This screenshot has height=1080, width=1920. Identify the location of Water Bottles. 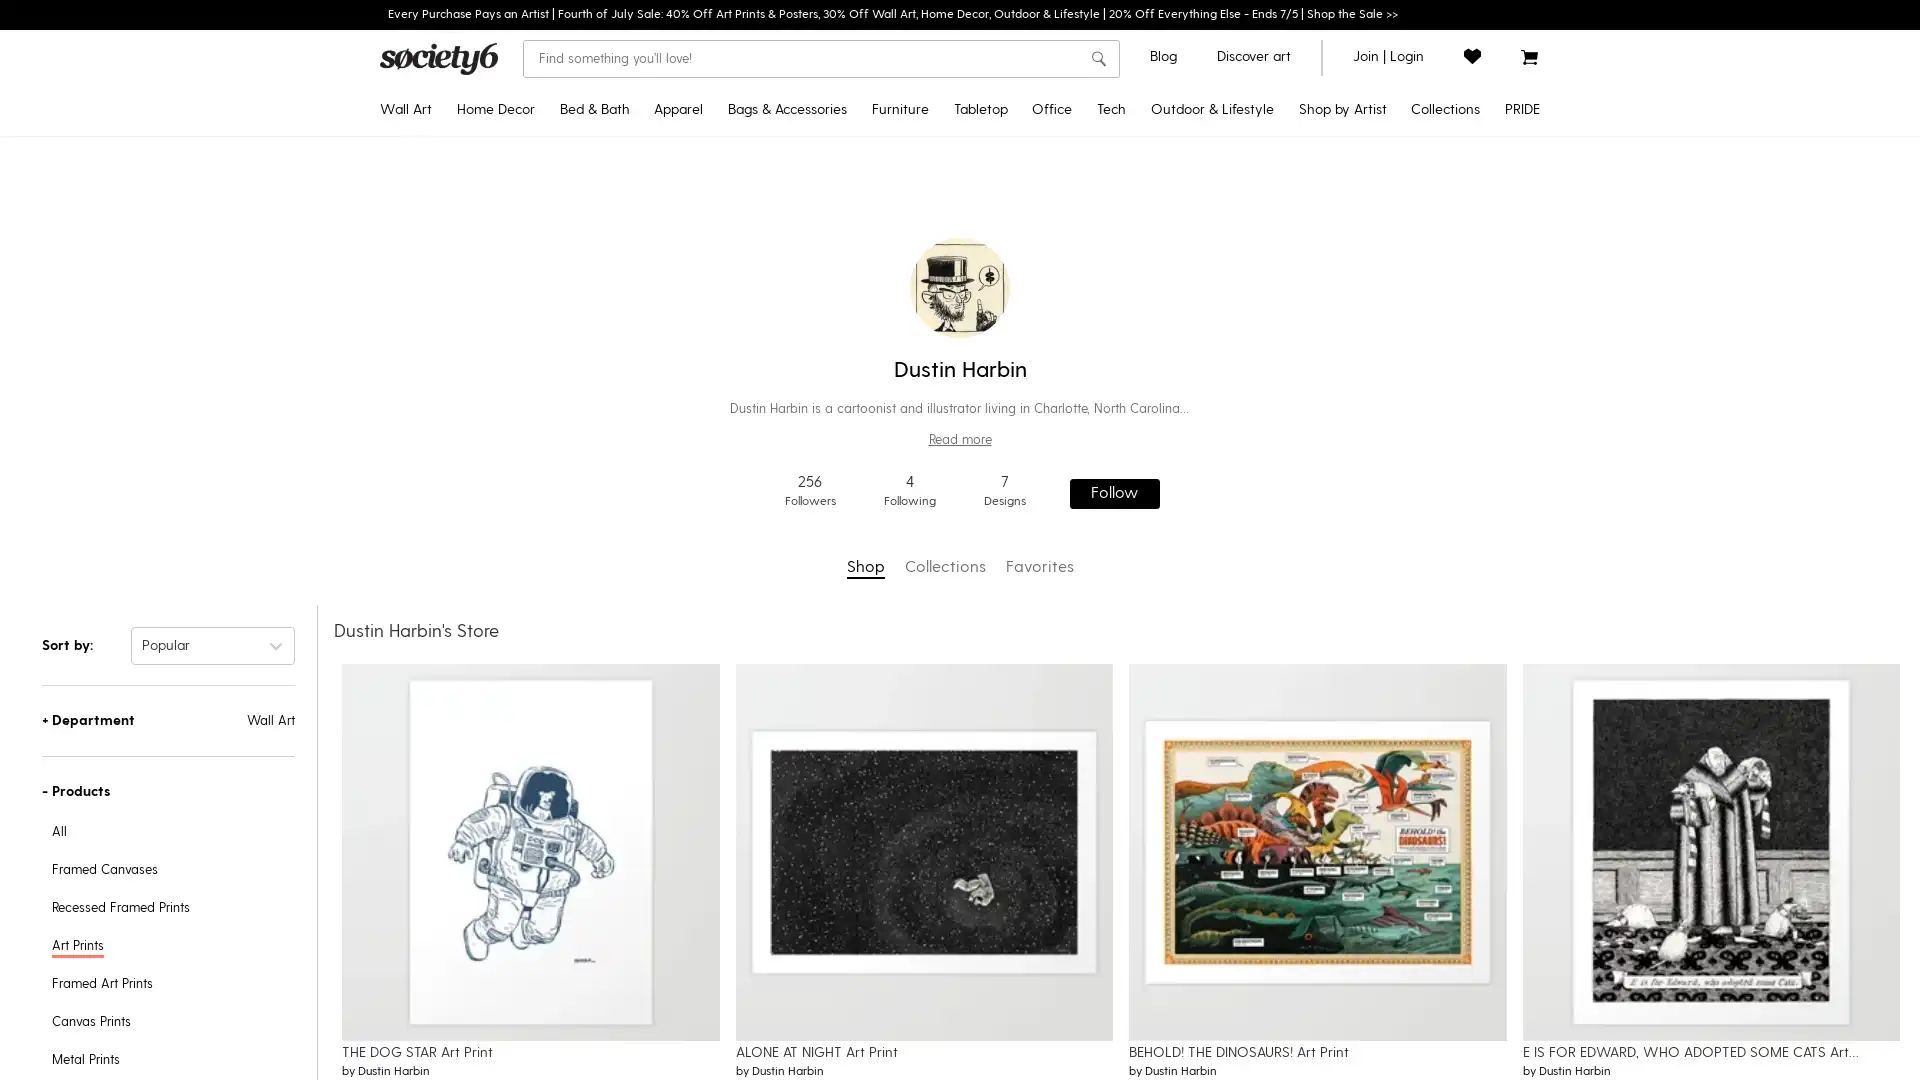
(1238, 257).